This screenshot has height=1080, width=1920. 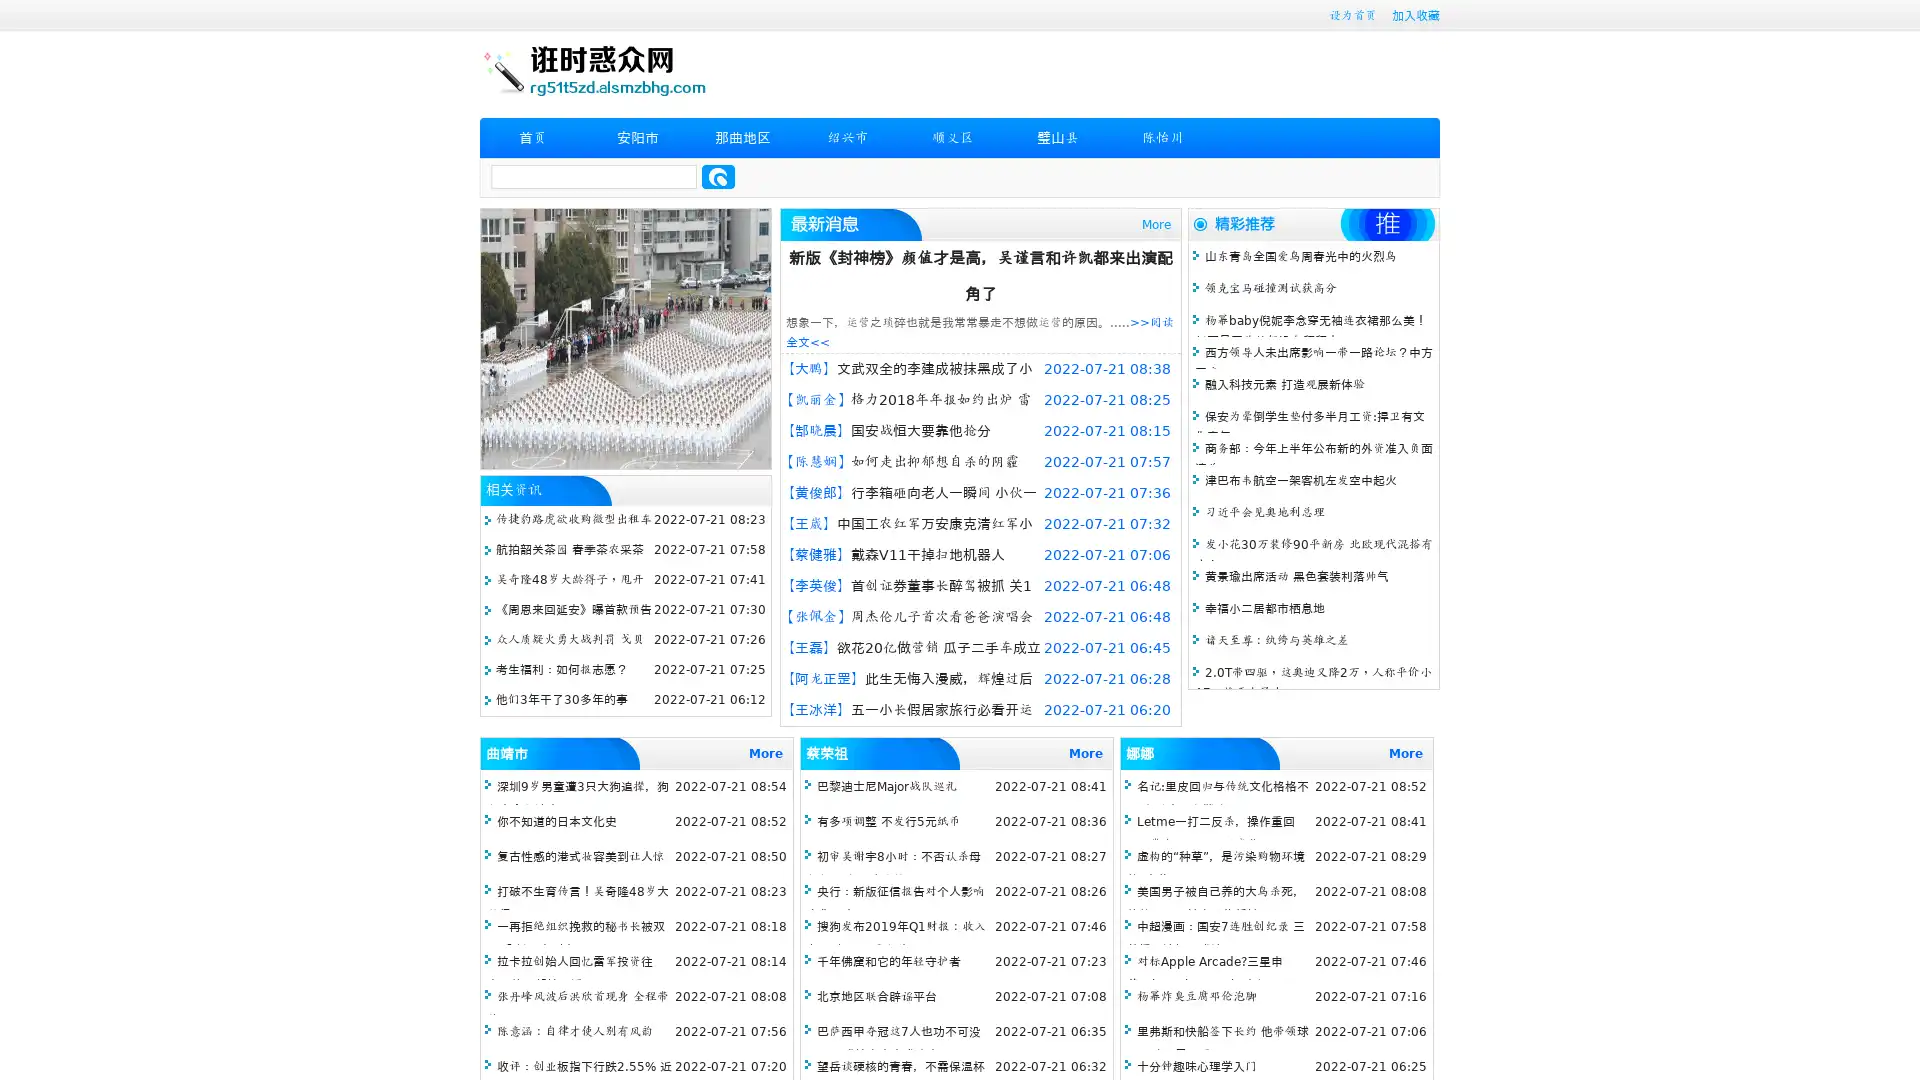 What do you see at coordinates (718, 176) in the screenshot?
I see `Search` at bounding box center [718, 176].